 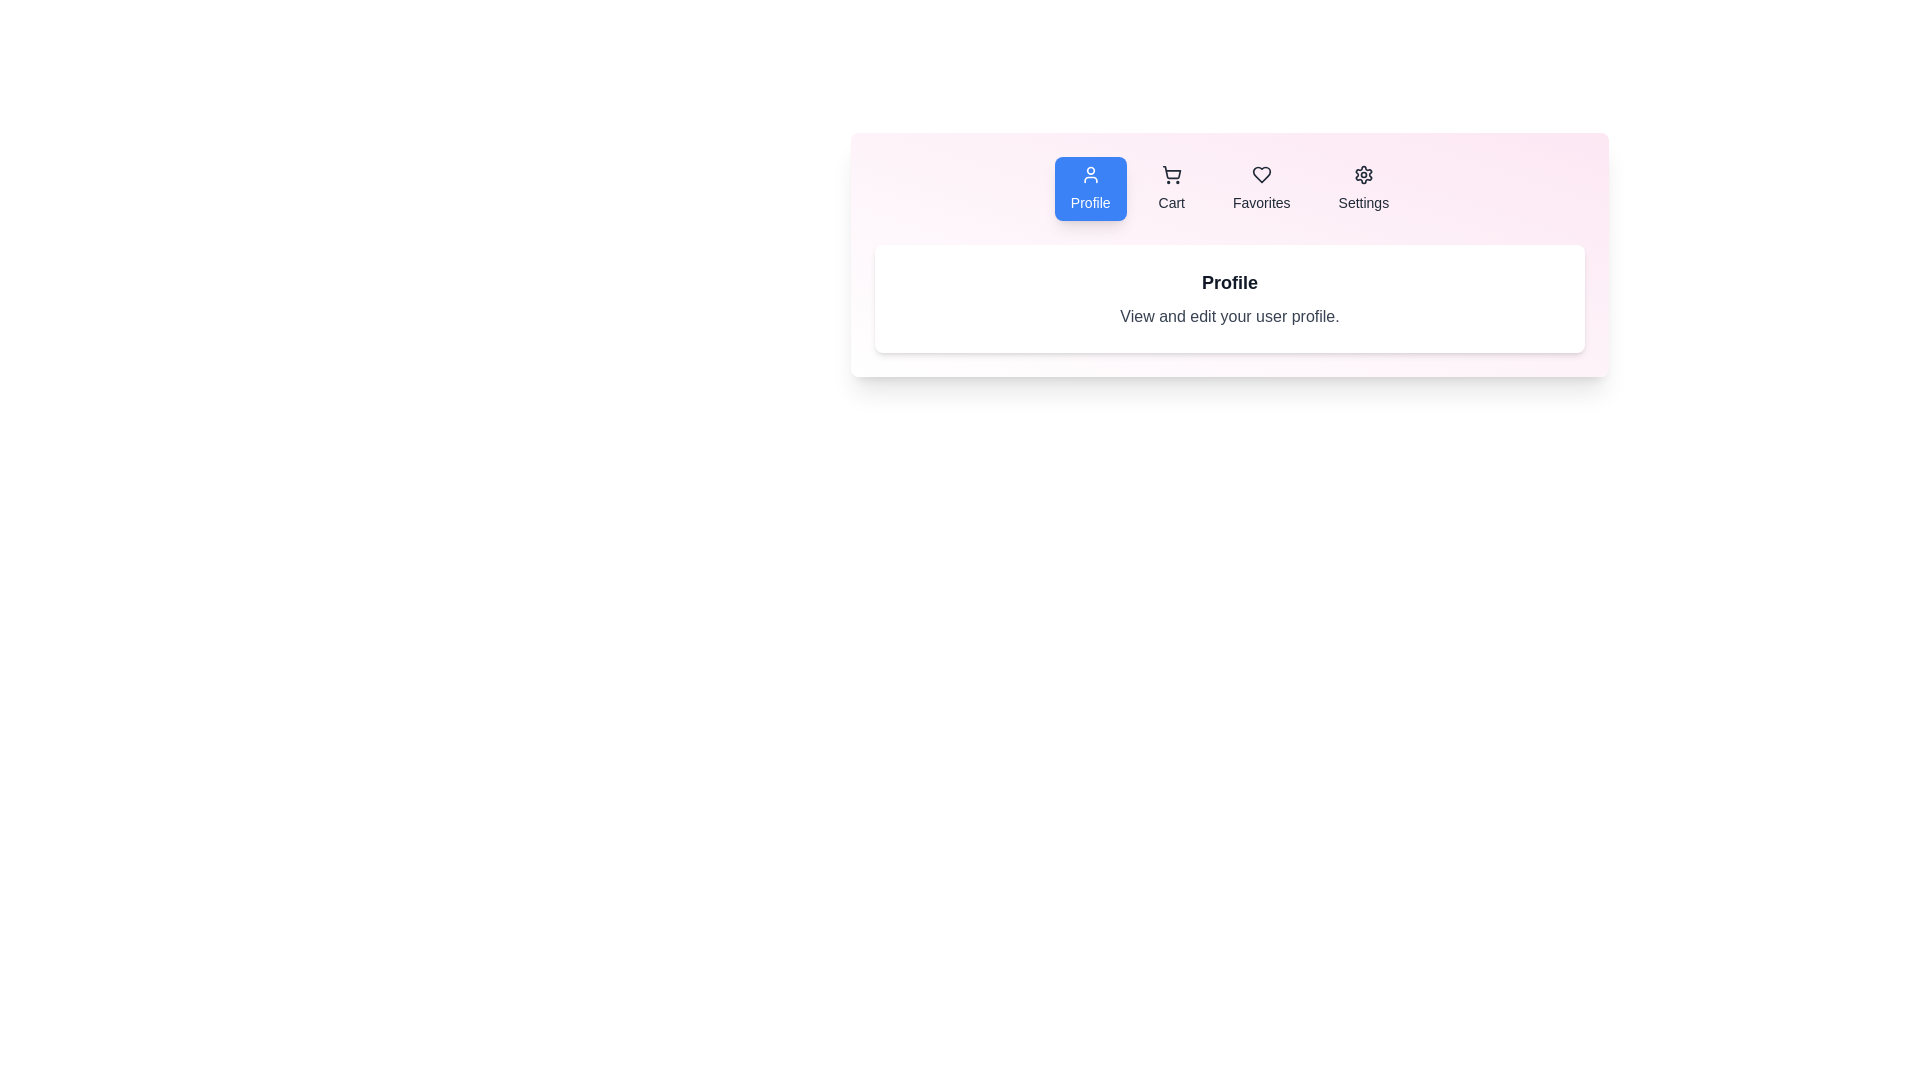 What do you see at coordinates (1089, 189) in the screenshot?
I see `the tab labeled Profile to view its content` at bounding box center [1089, 189].